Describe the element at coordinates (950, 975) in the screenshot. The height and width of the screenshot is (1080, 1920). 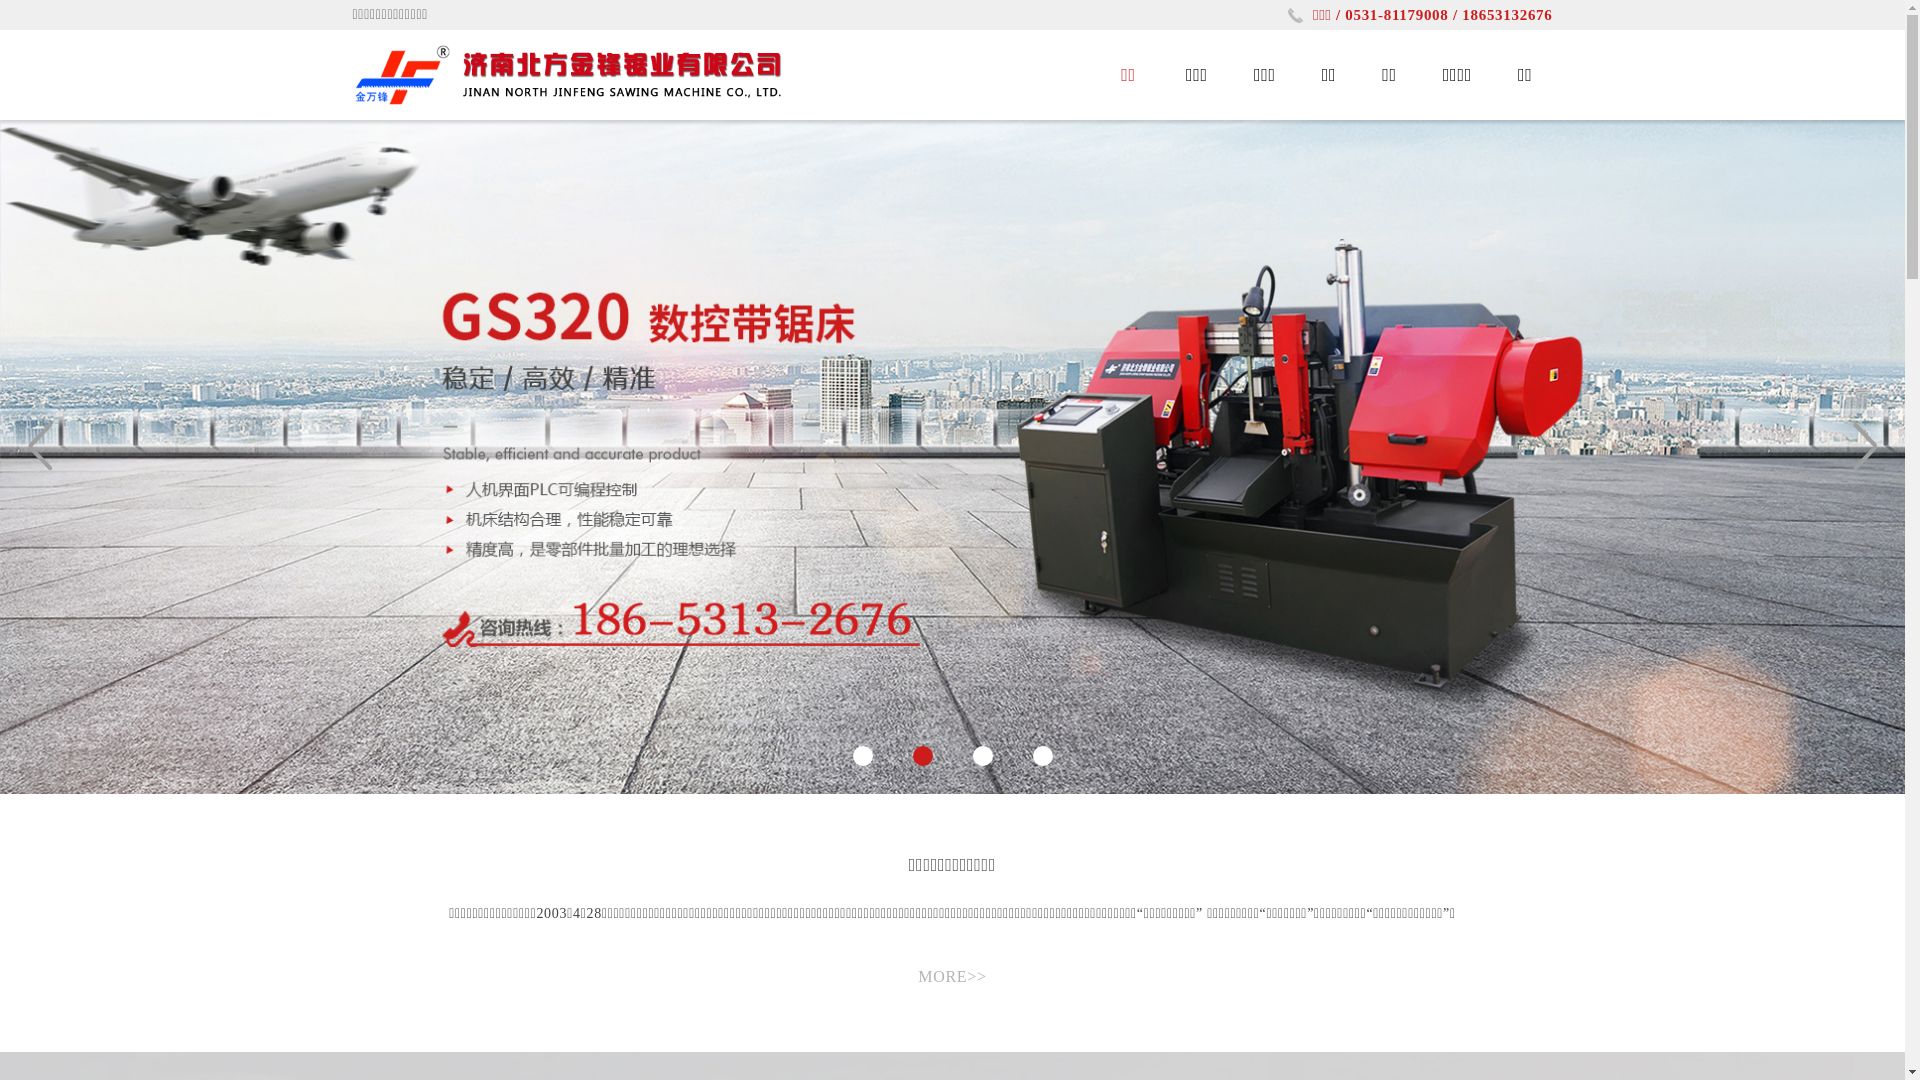
I see `'MORE>>'` at that location.